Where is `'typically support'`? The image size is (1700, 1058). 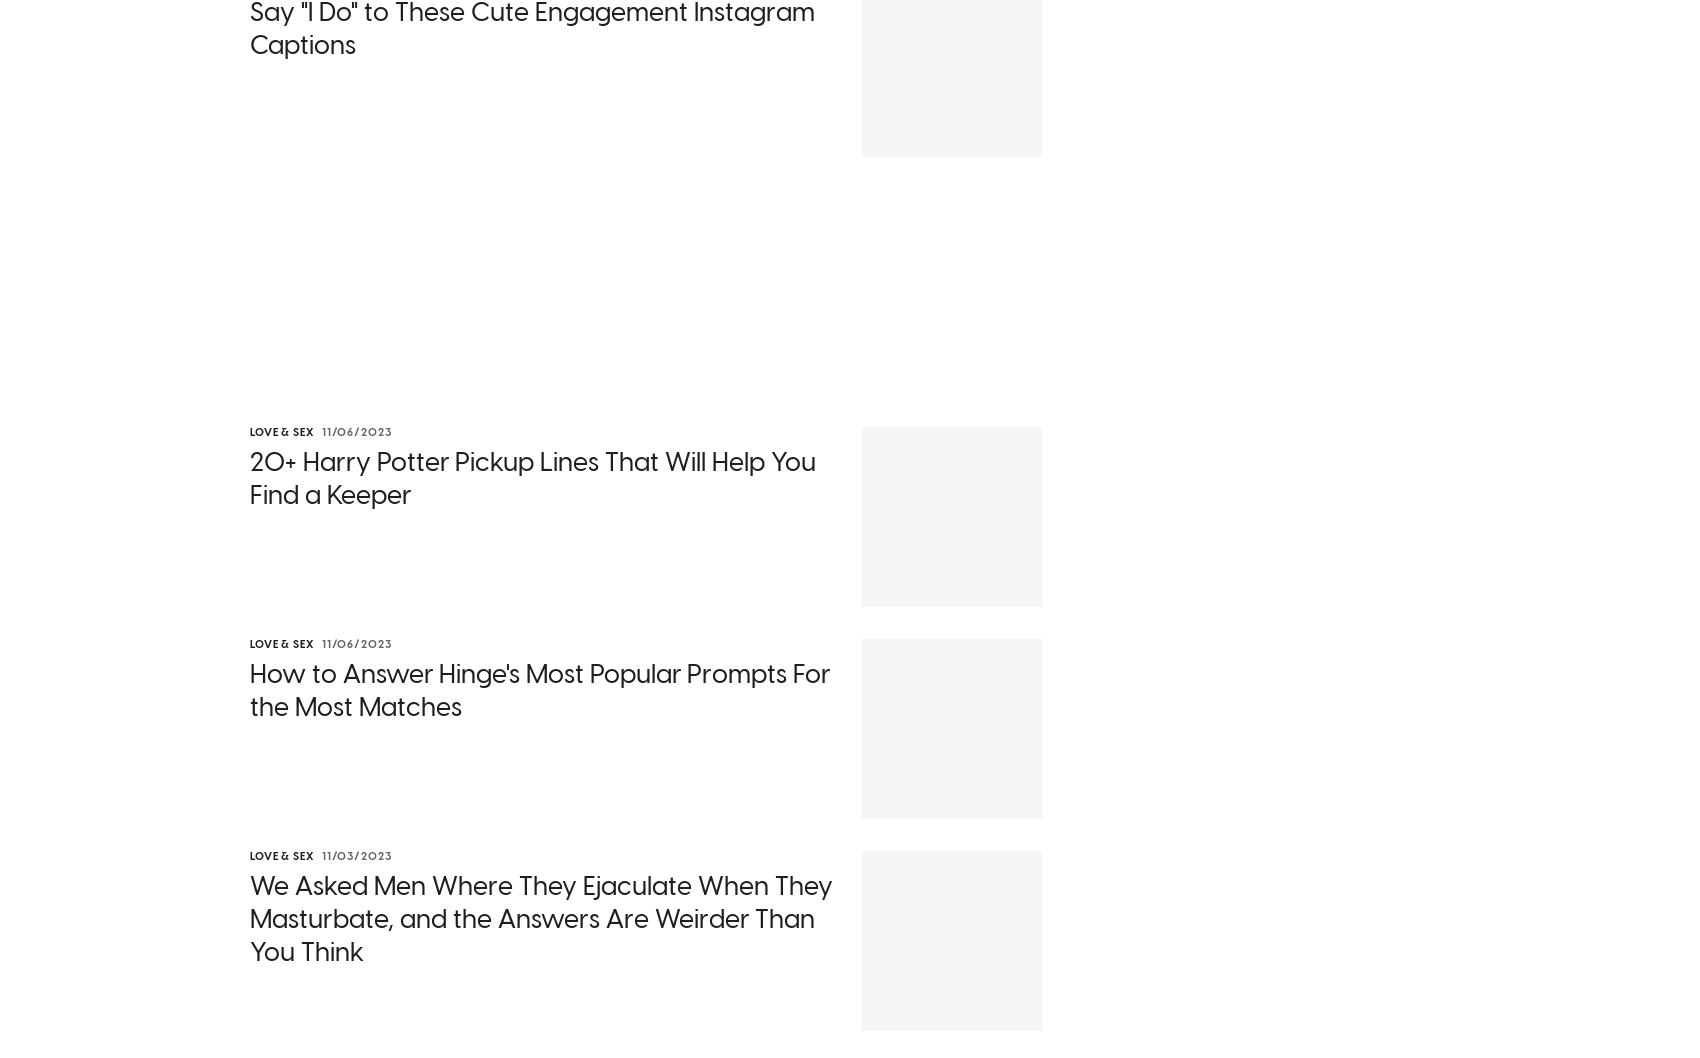
'typically support' is located at coordinates (769, 740).